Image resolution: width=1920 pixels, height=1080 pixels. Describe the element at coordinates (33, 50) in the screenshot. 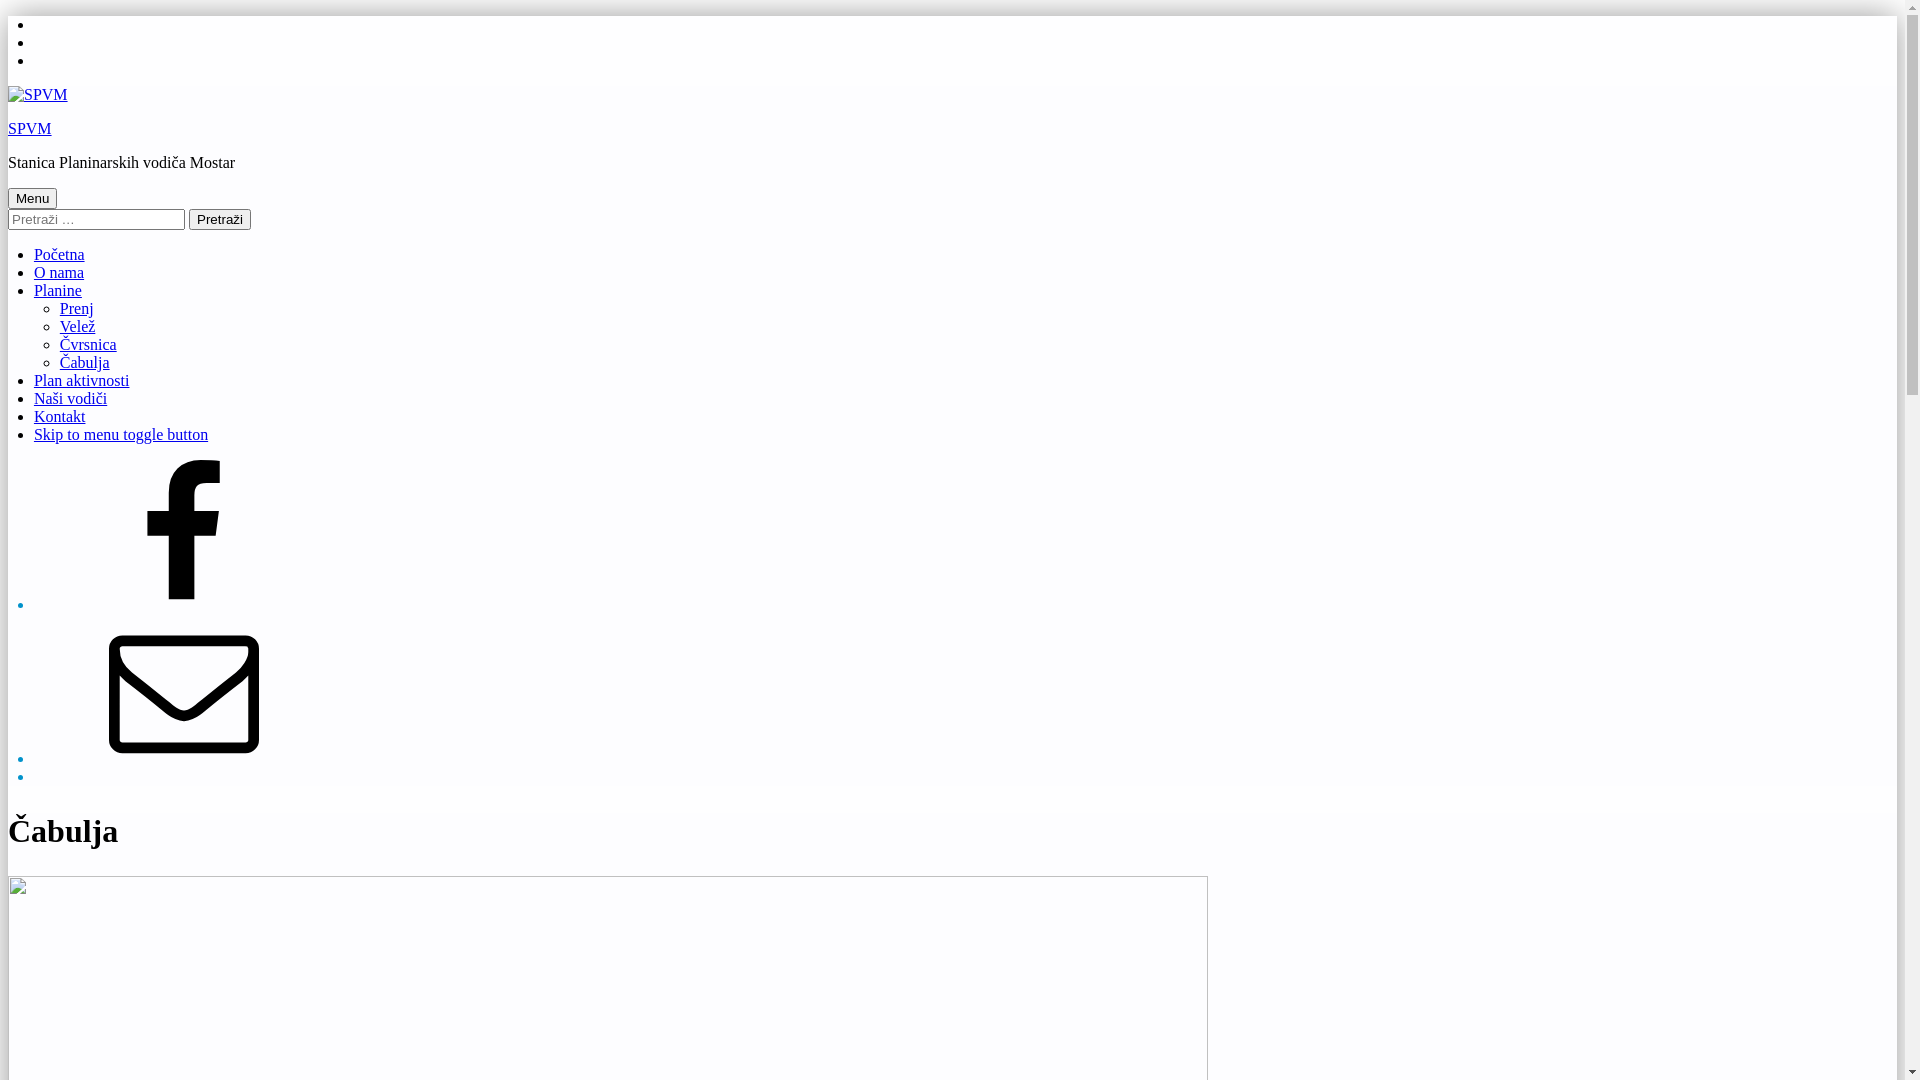

I see `'Skip to footer'` at that location.